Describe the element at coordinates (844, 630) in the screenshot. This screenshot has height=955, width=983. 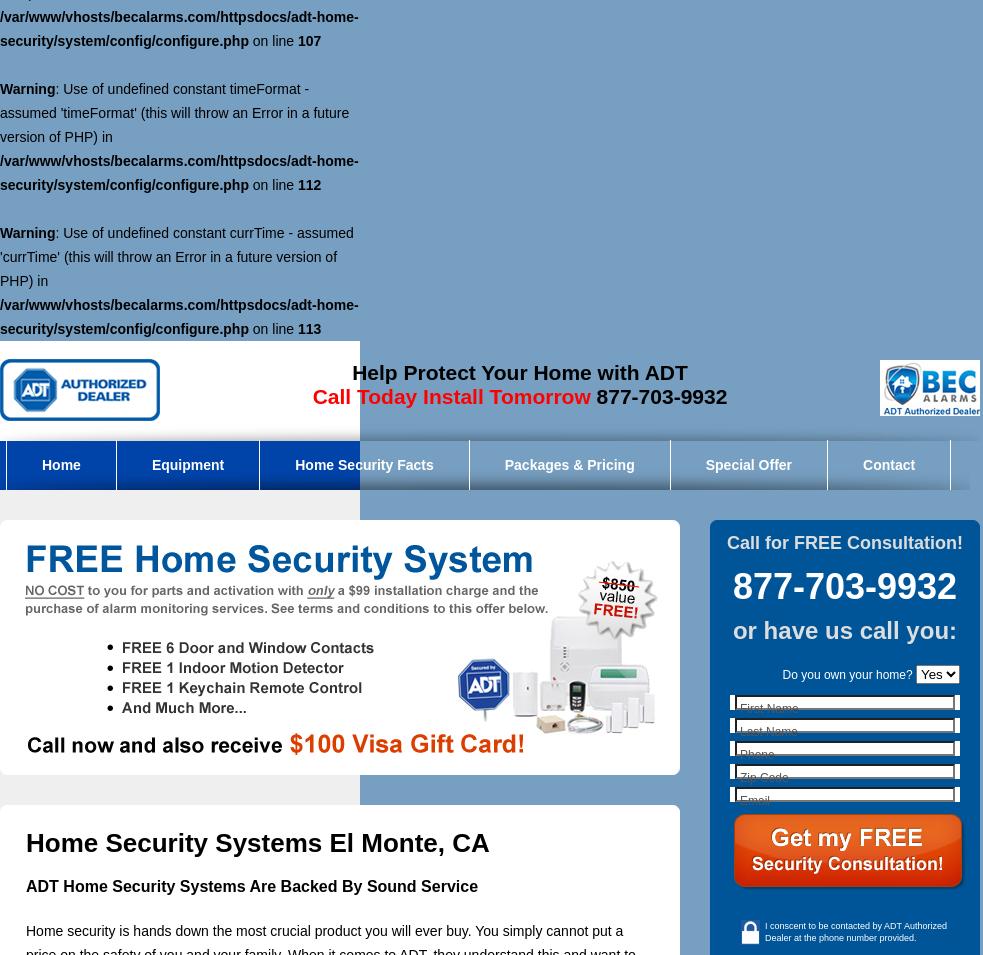
I see `'or have us call you:'` at that location.